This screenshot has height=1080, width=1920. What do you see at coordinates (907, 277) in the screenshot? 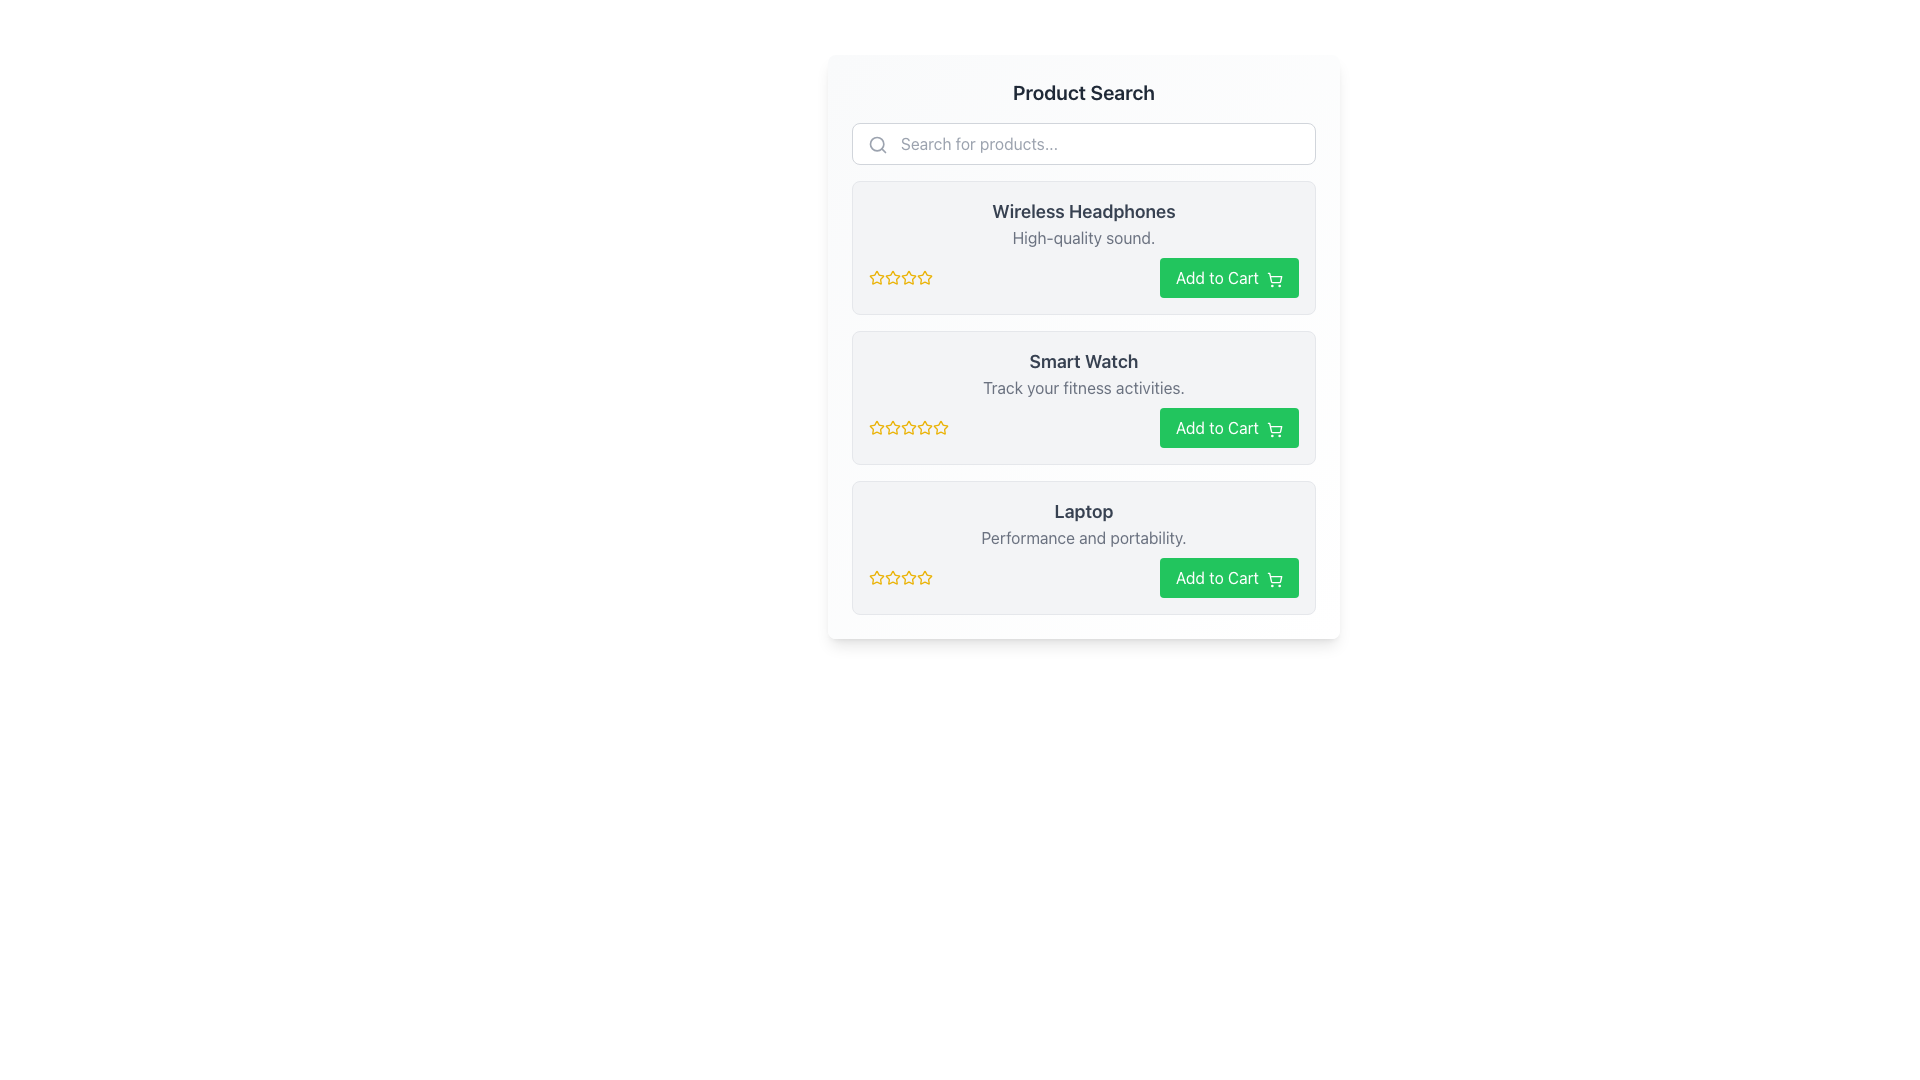
I see `the third star icon in the Wireless Headphones product card for accessibility` at bounding box center [907, 277].